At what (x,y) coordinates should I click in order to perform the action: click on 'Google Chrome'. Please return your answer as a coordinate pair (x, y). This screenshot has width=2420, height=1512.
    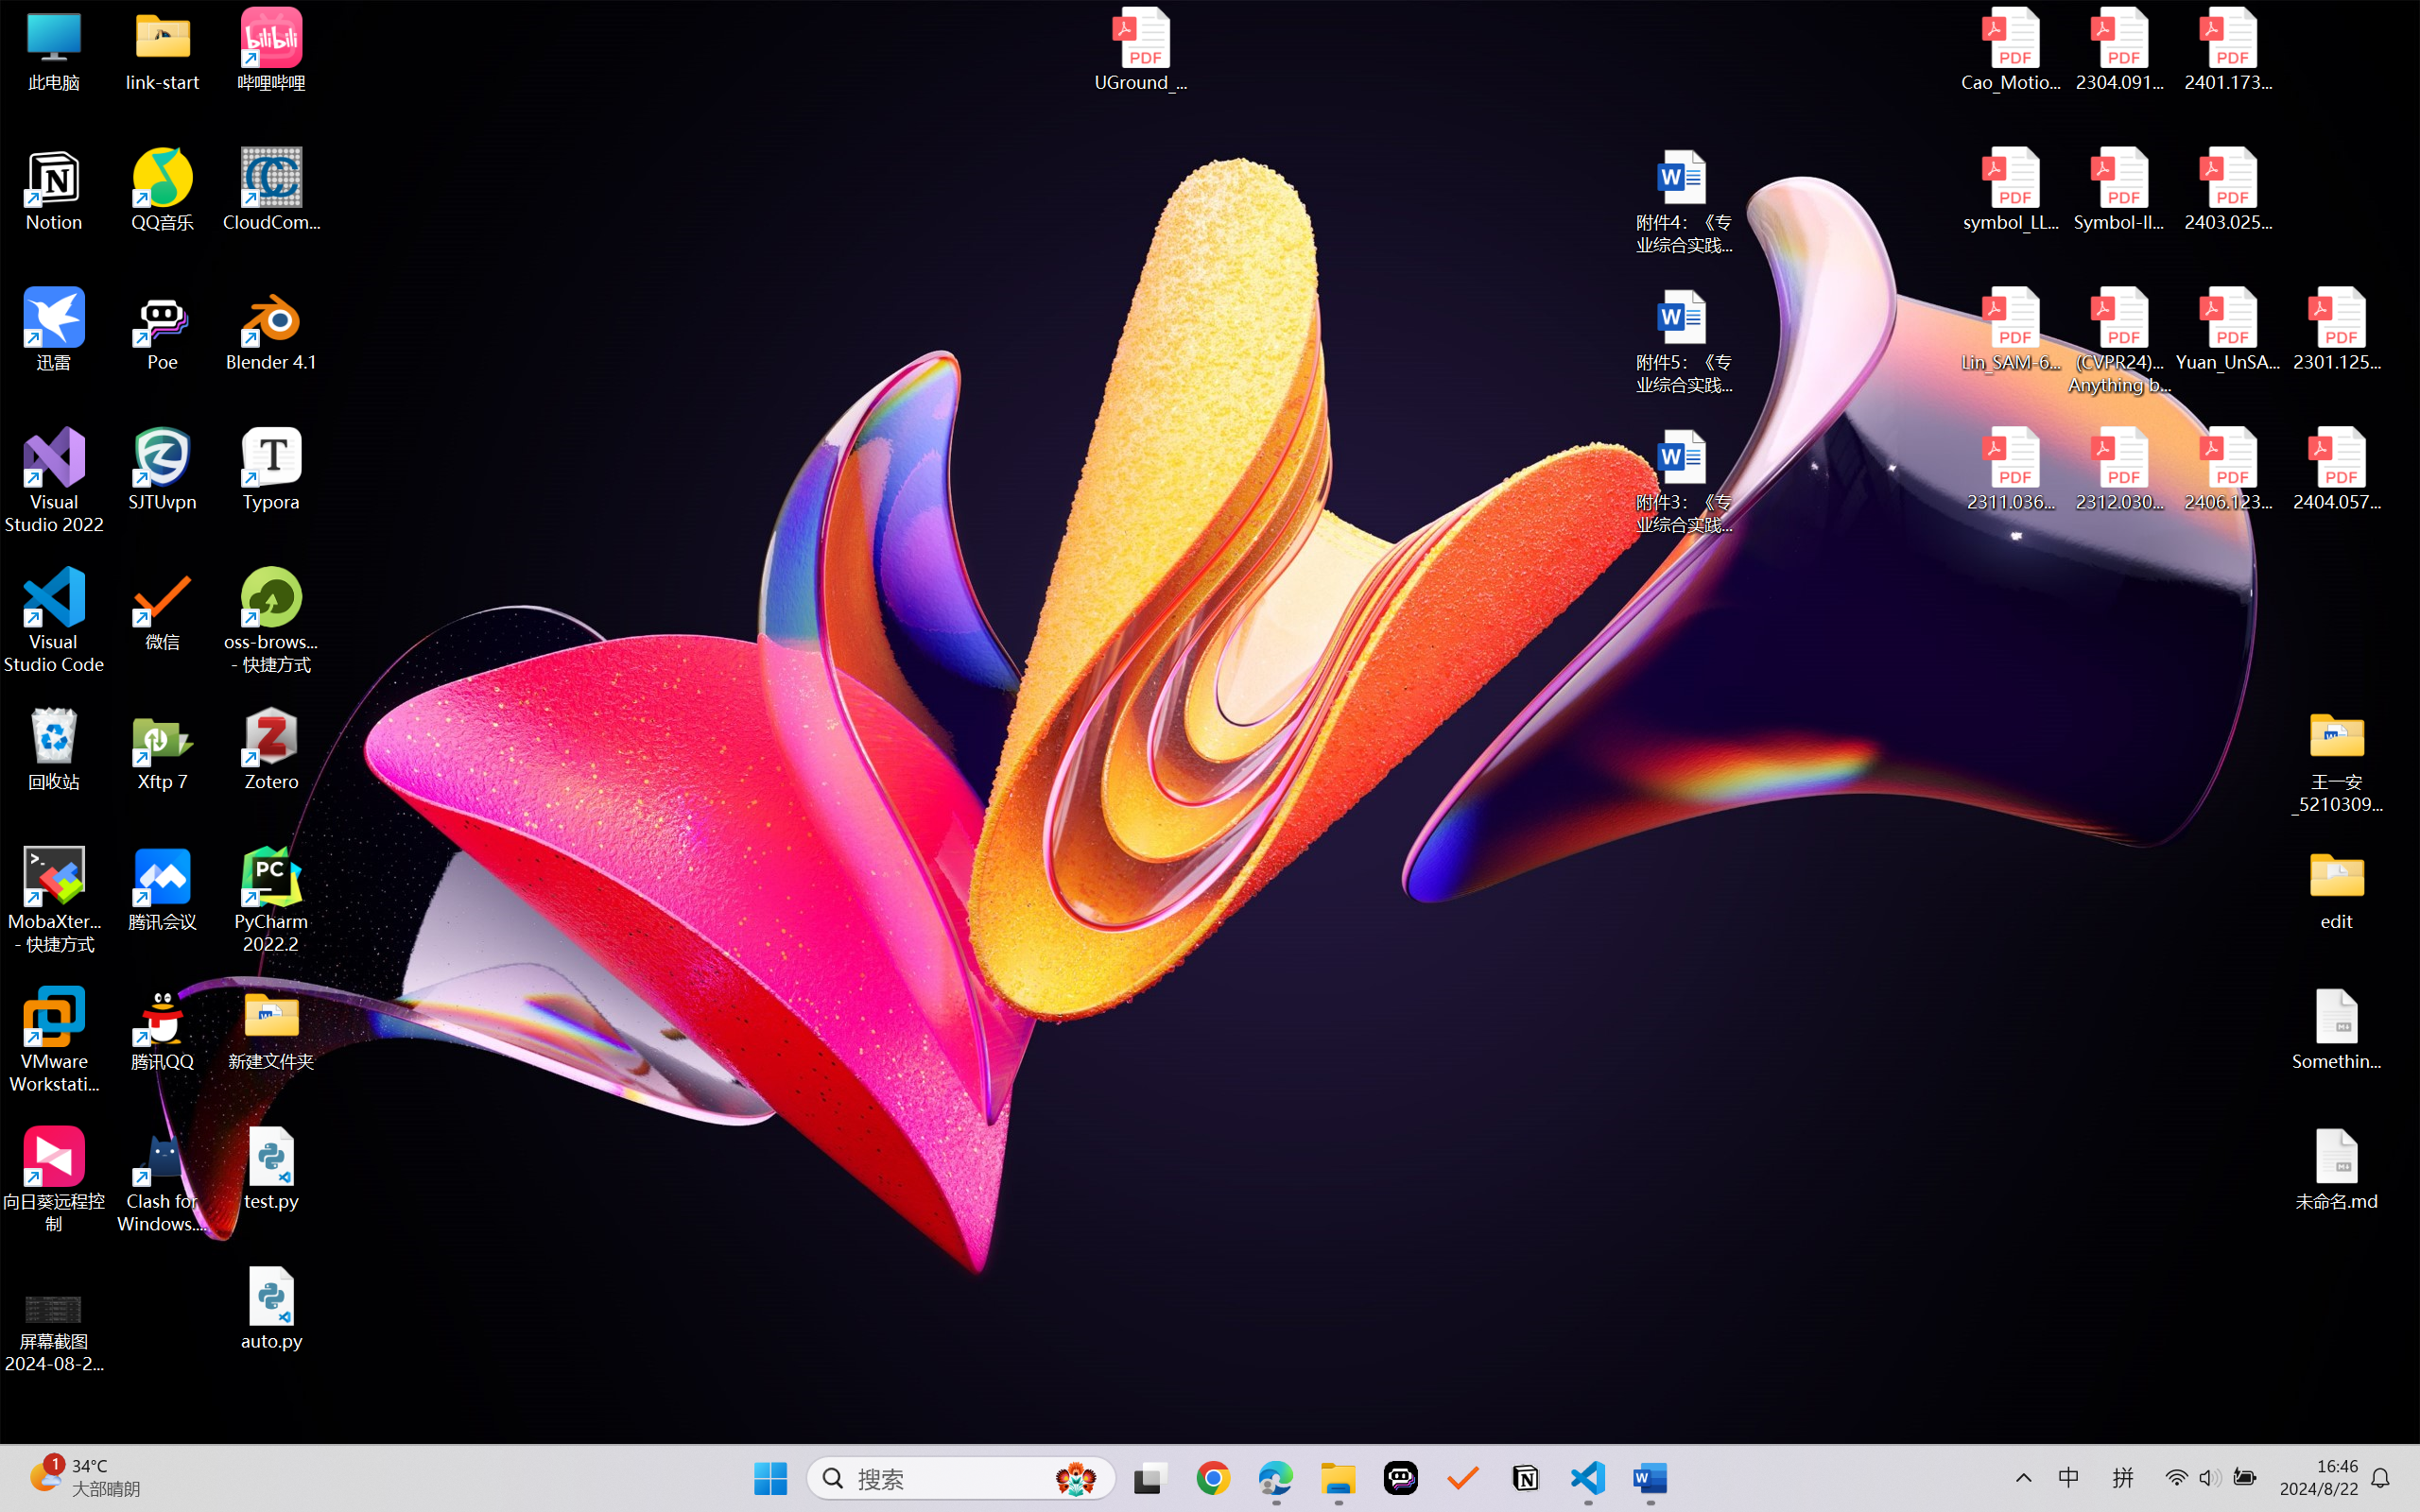
    Looking at the image, I should click on (1213, 1478).